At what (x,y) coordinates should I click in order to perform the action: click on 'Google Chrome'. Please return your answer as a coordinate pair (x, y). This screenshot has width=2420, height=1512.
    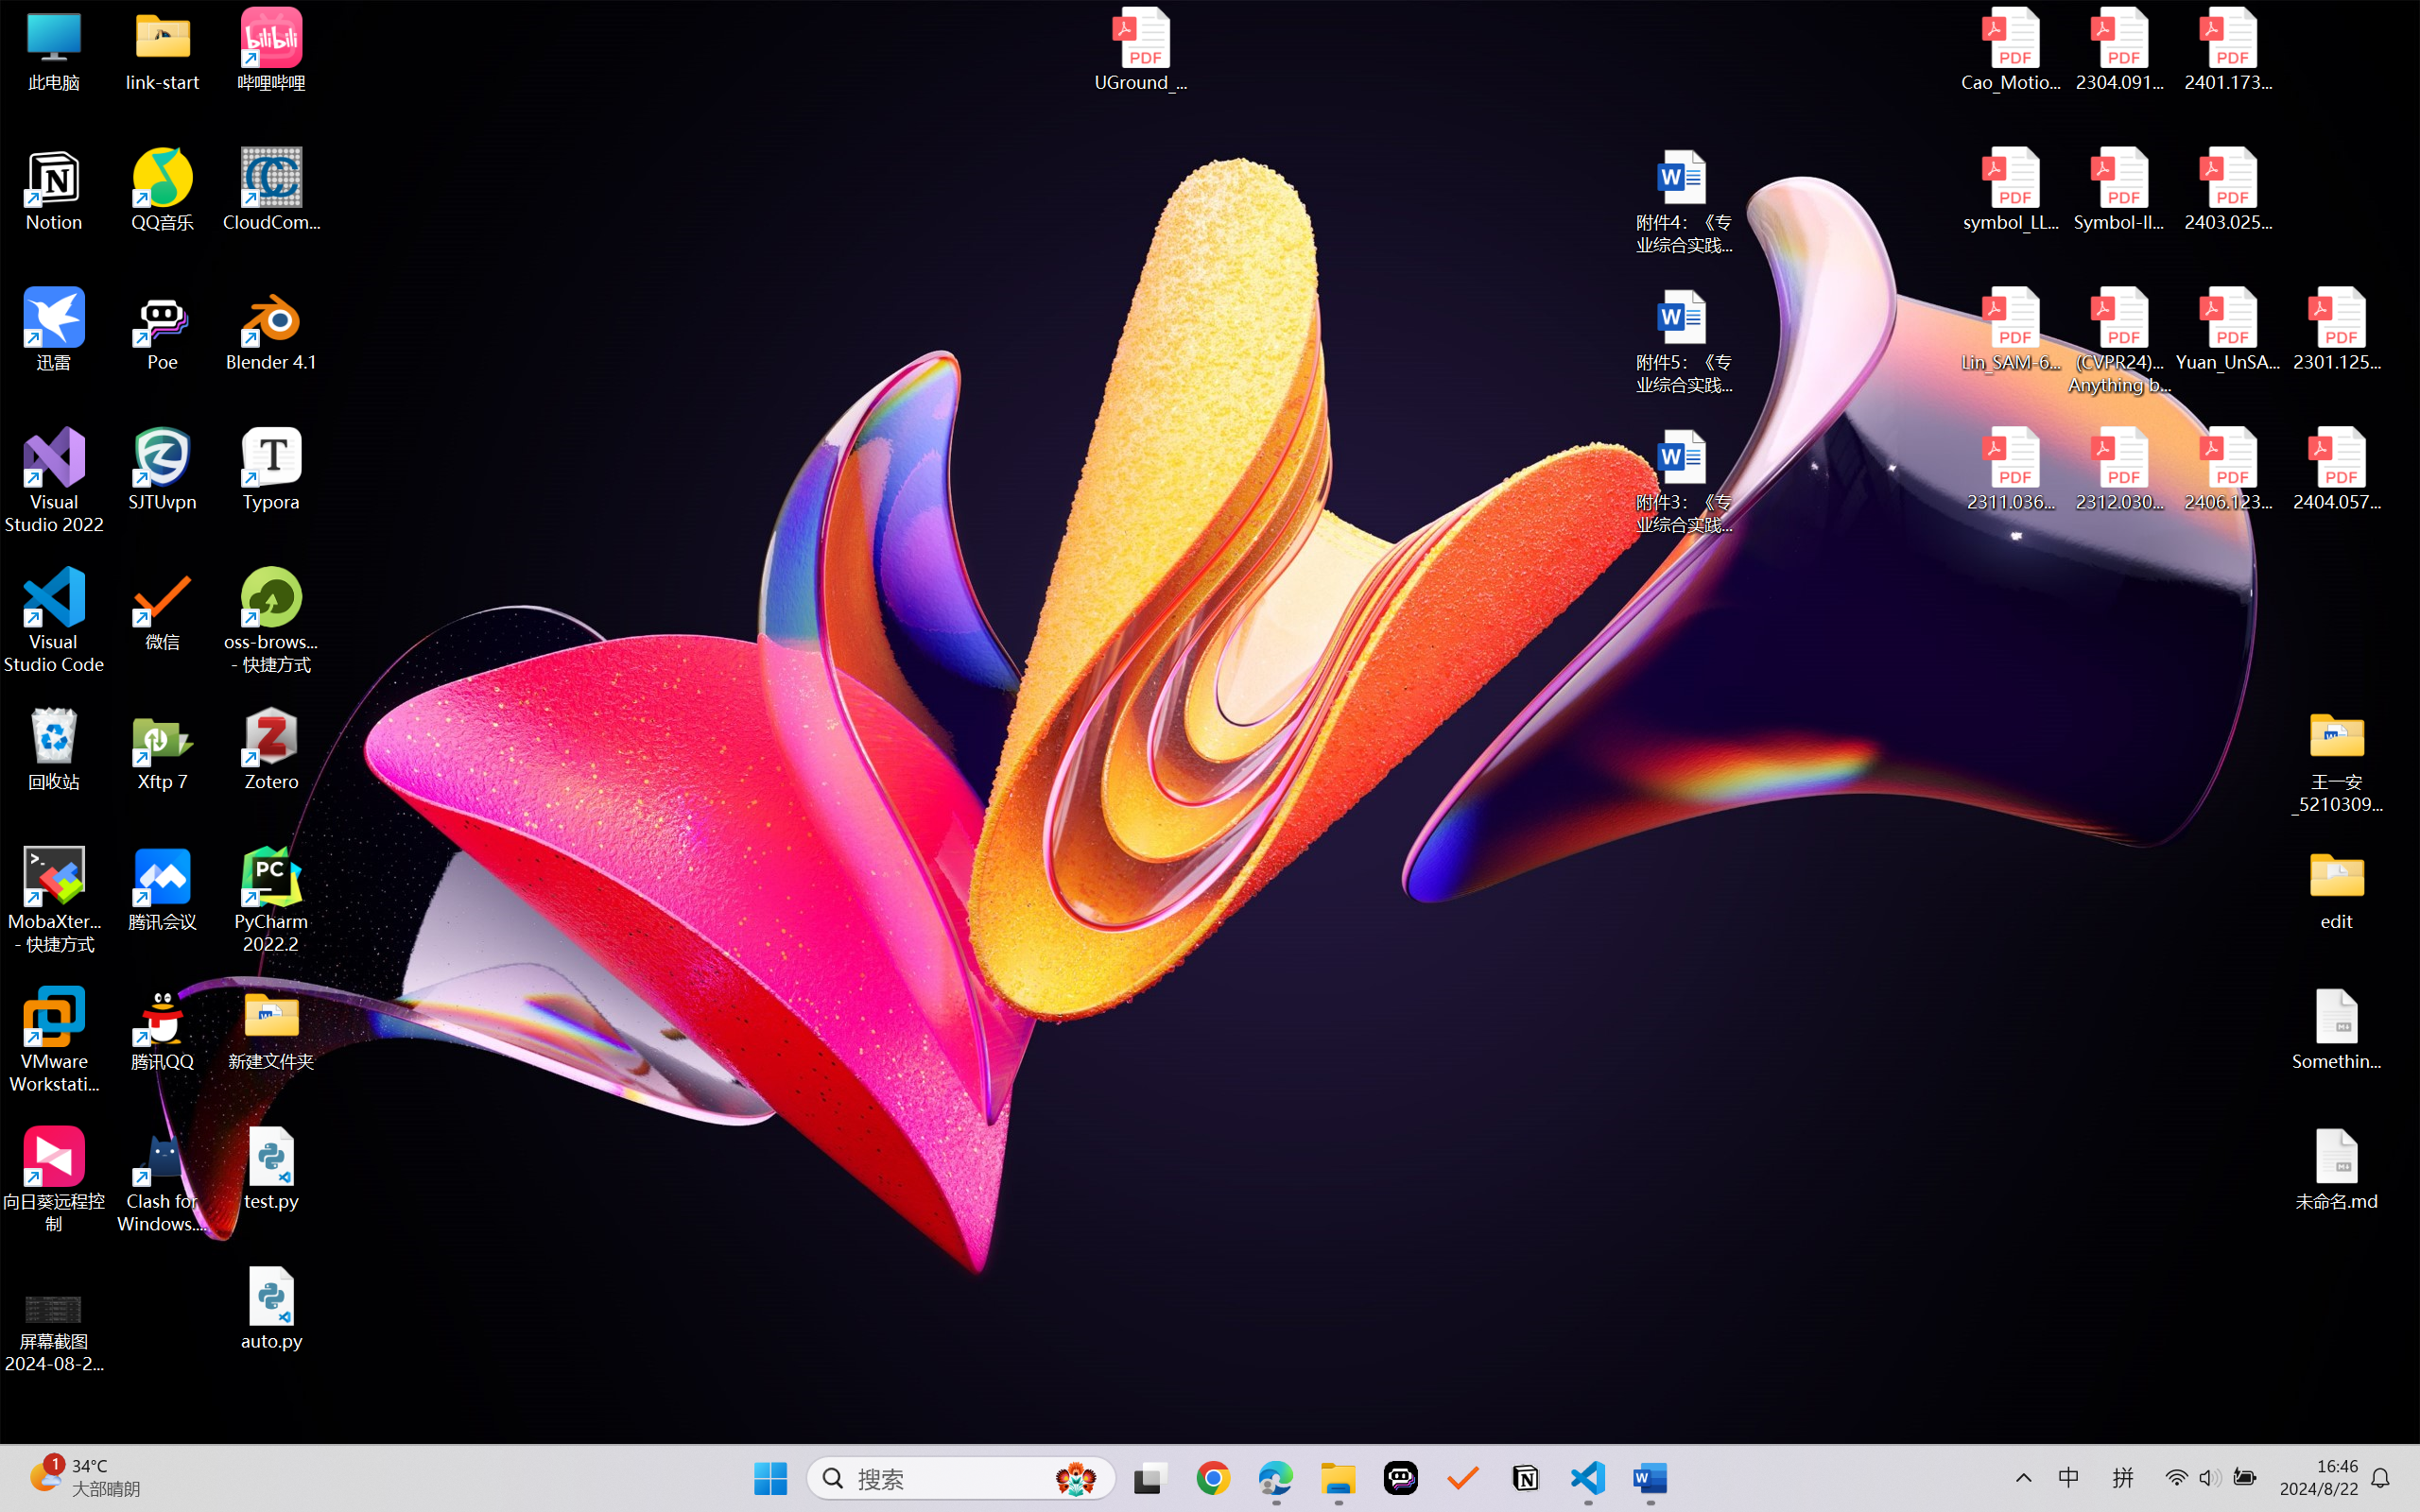
    Looking at the image, I should click on (1213, 1478).